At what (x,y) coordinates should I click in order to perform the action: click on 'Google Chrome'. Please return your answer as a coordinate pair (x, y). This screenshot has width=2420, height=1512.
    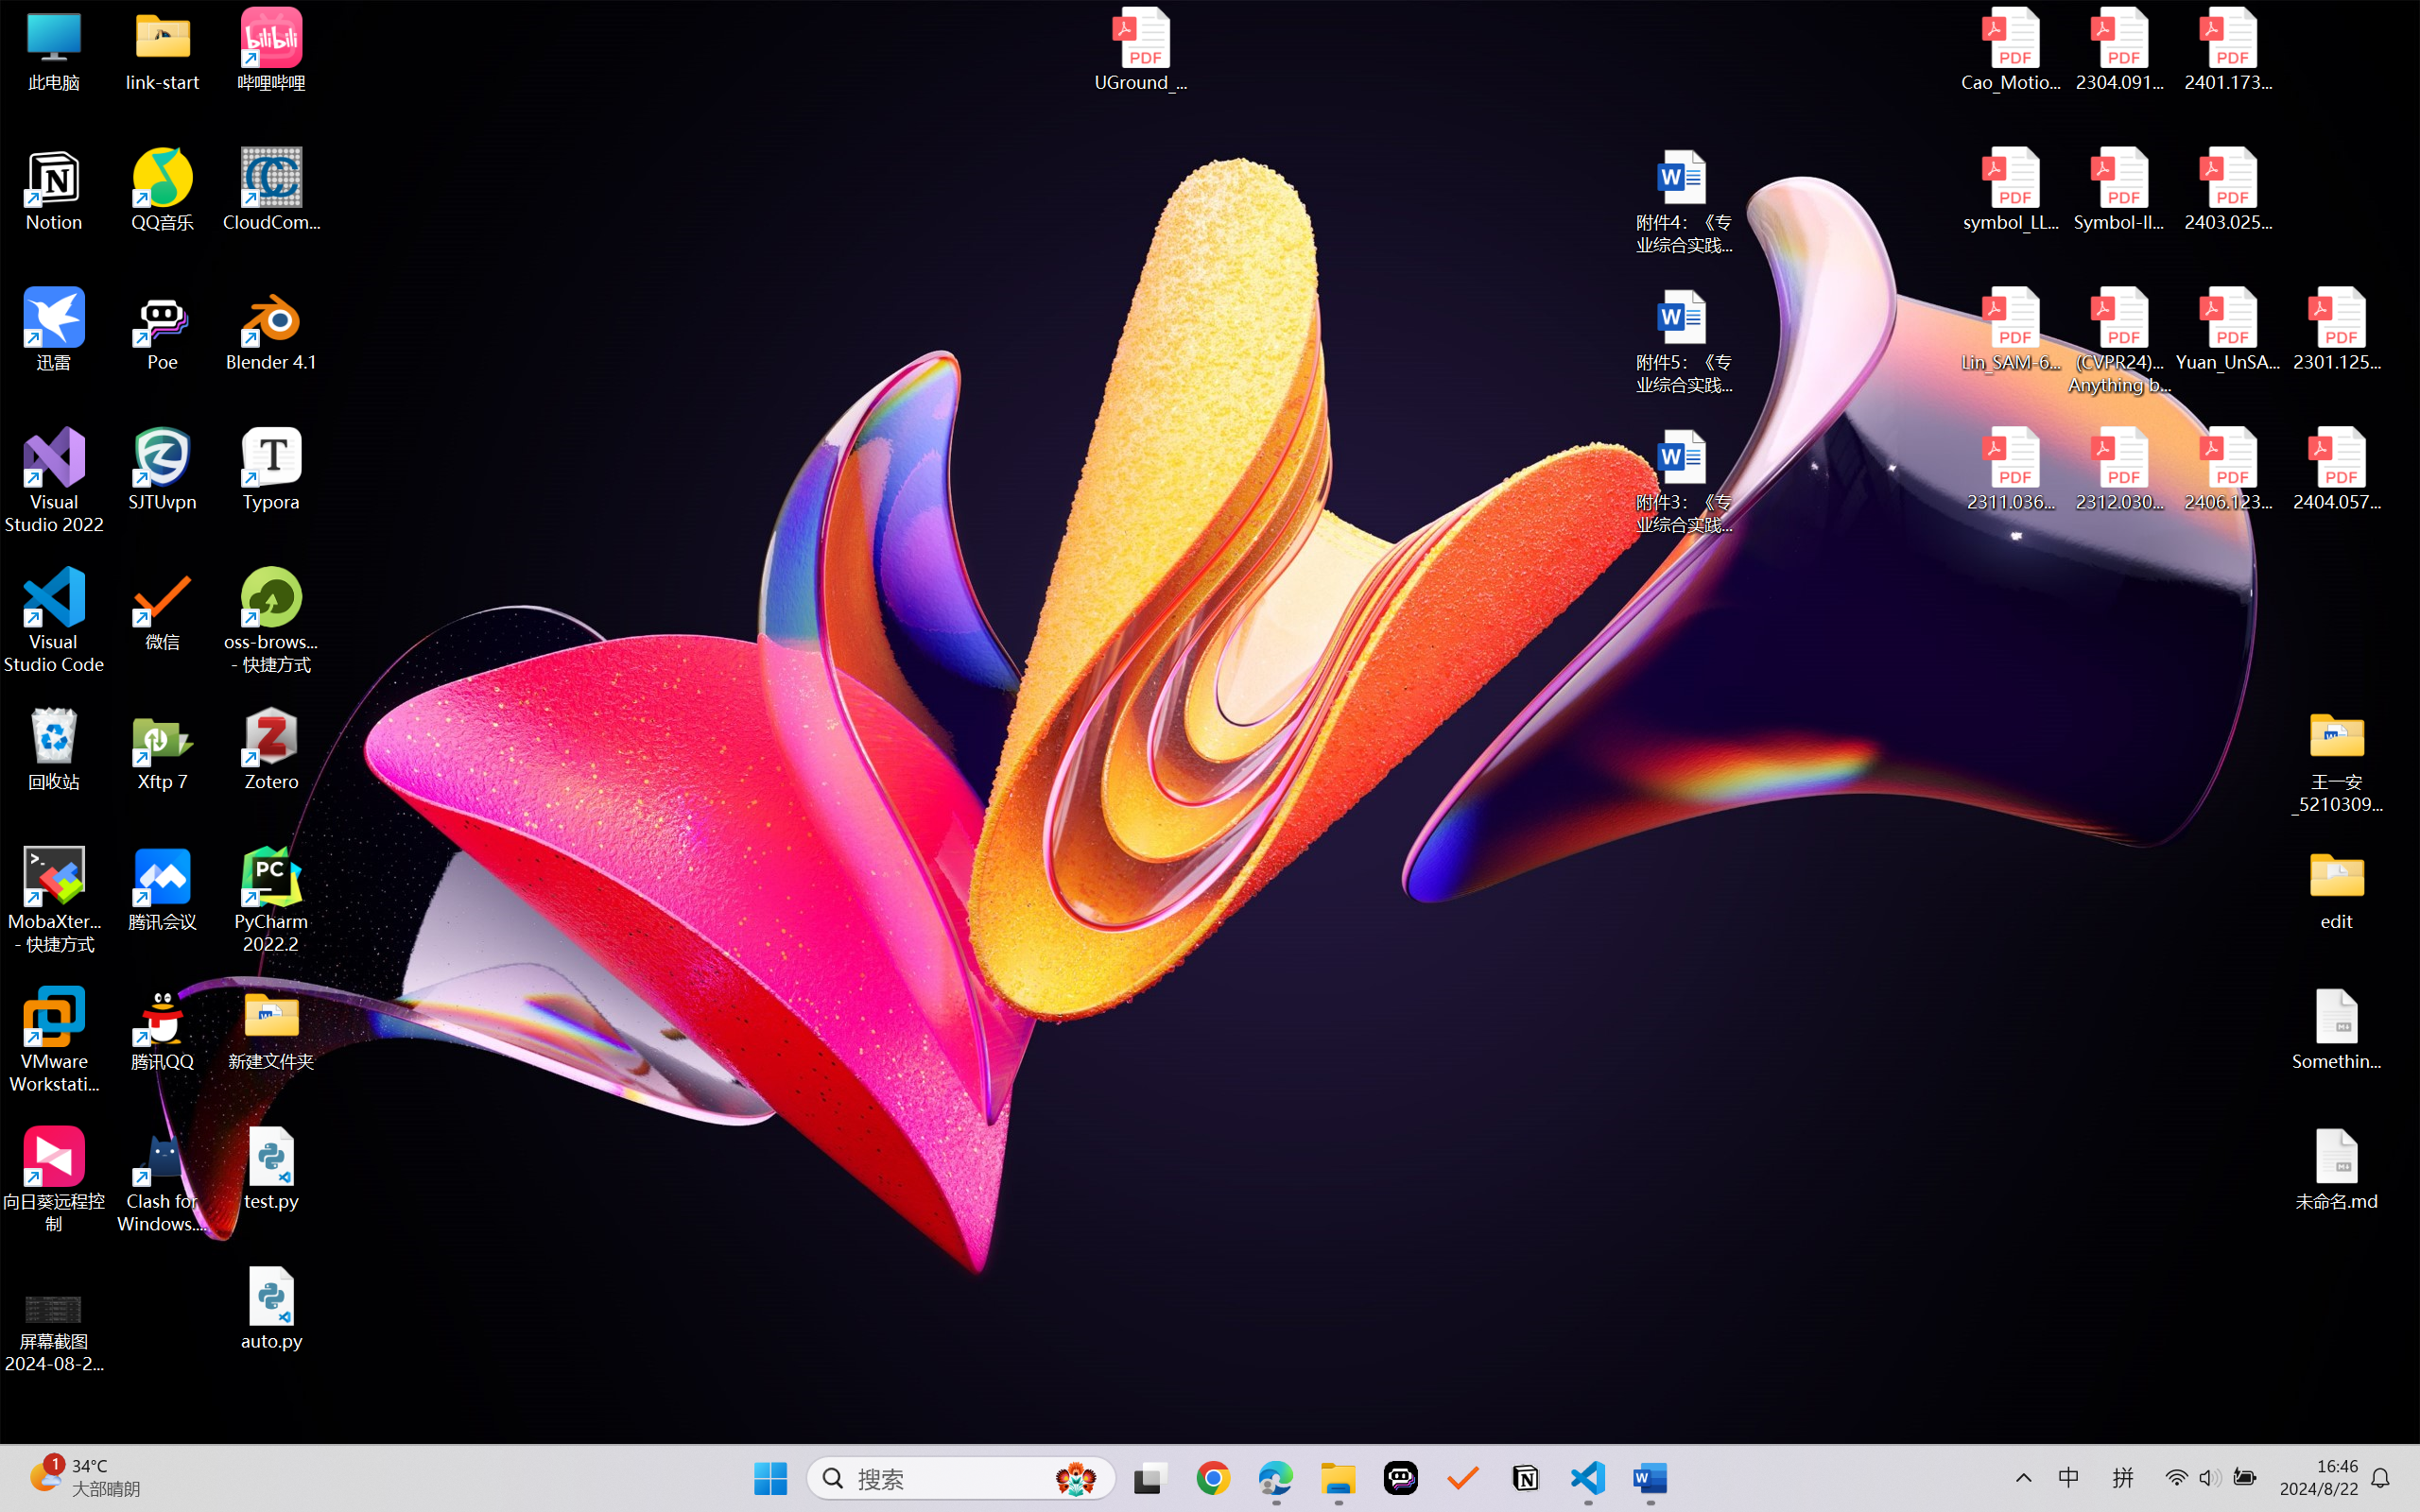
    Looking at the image, I should click on (1213, 1478).